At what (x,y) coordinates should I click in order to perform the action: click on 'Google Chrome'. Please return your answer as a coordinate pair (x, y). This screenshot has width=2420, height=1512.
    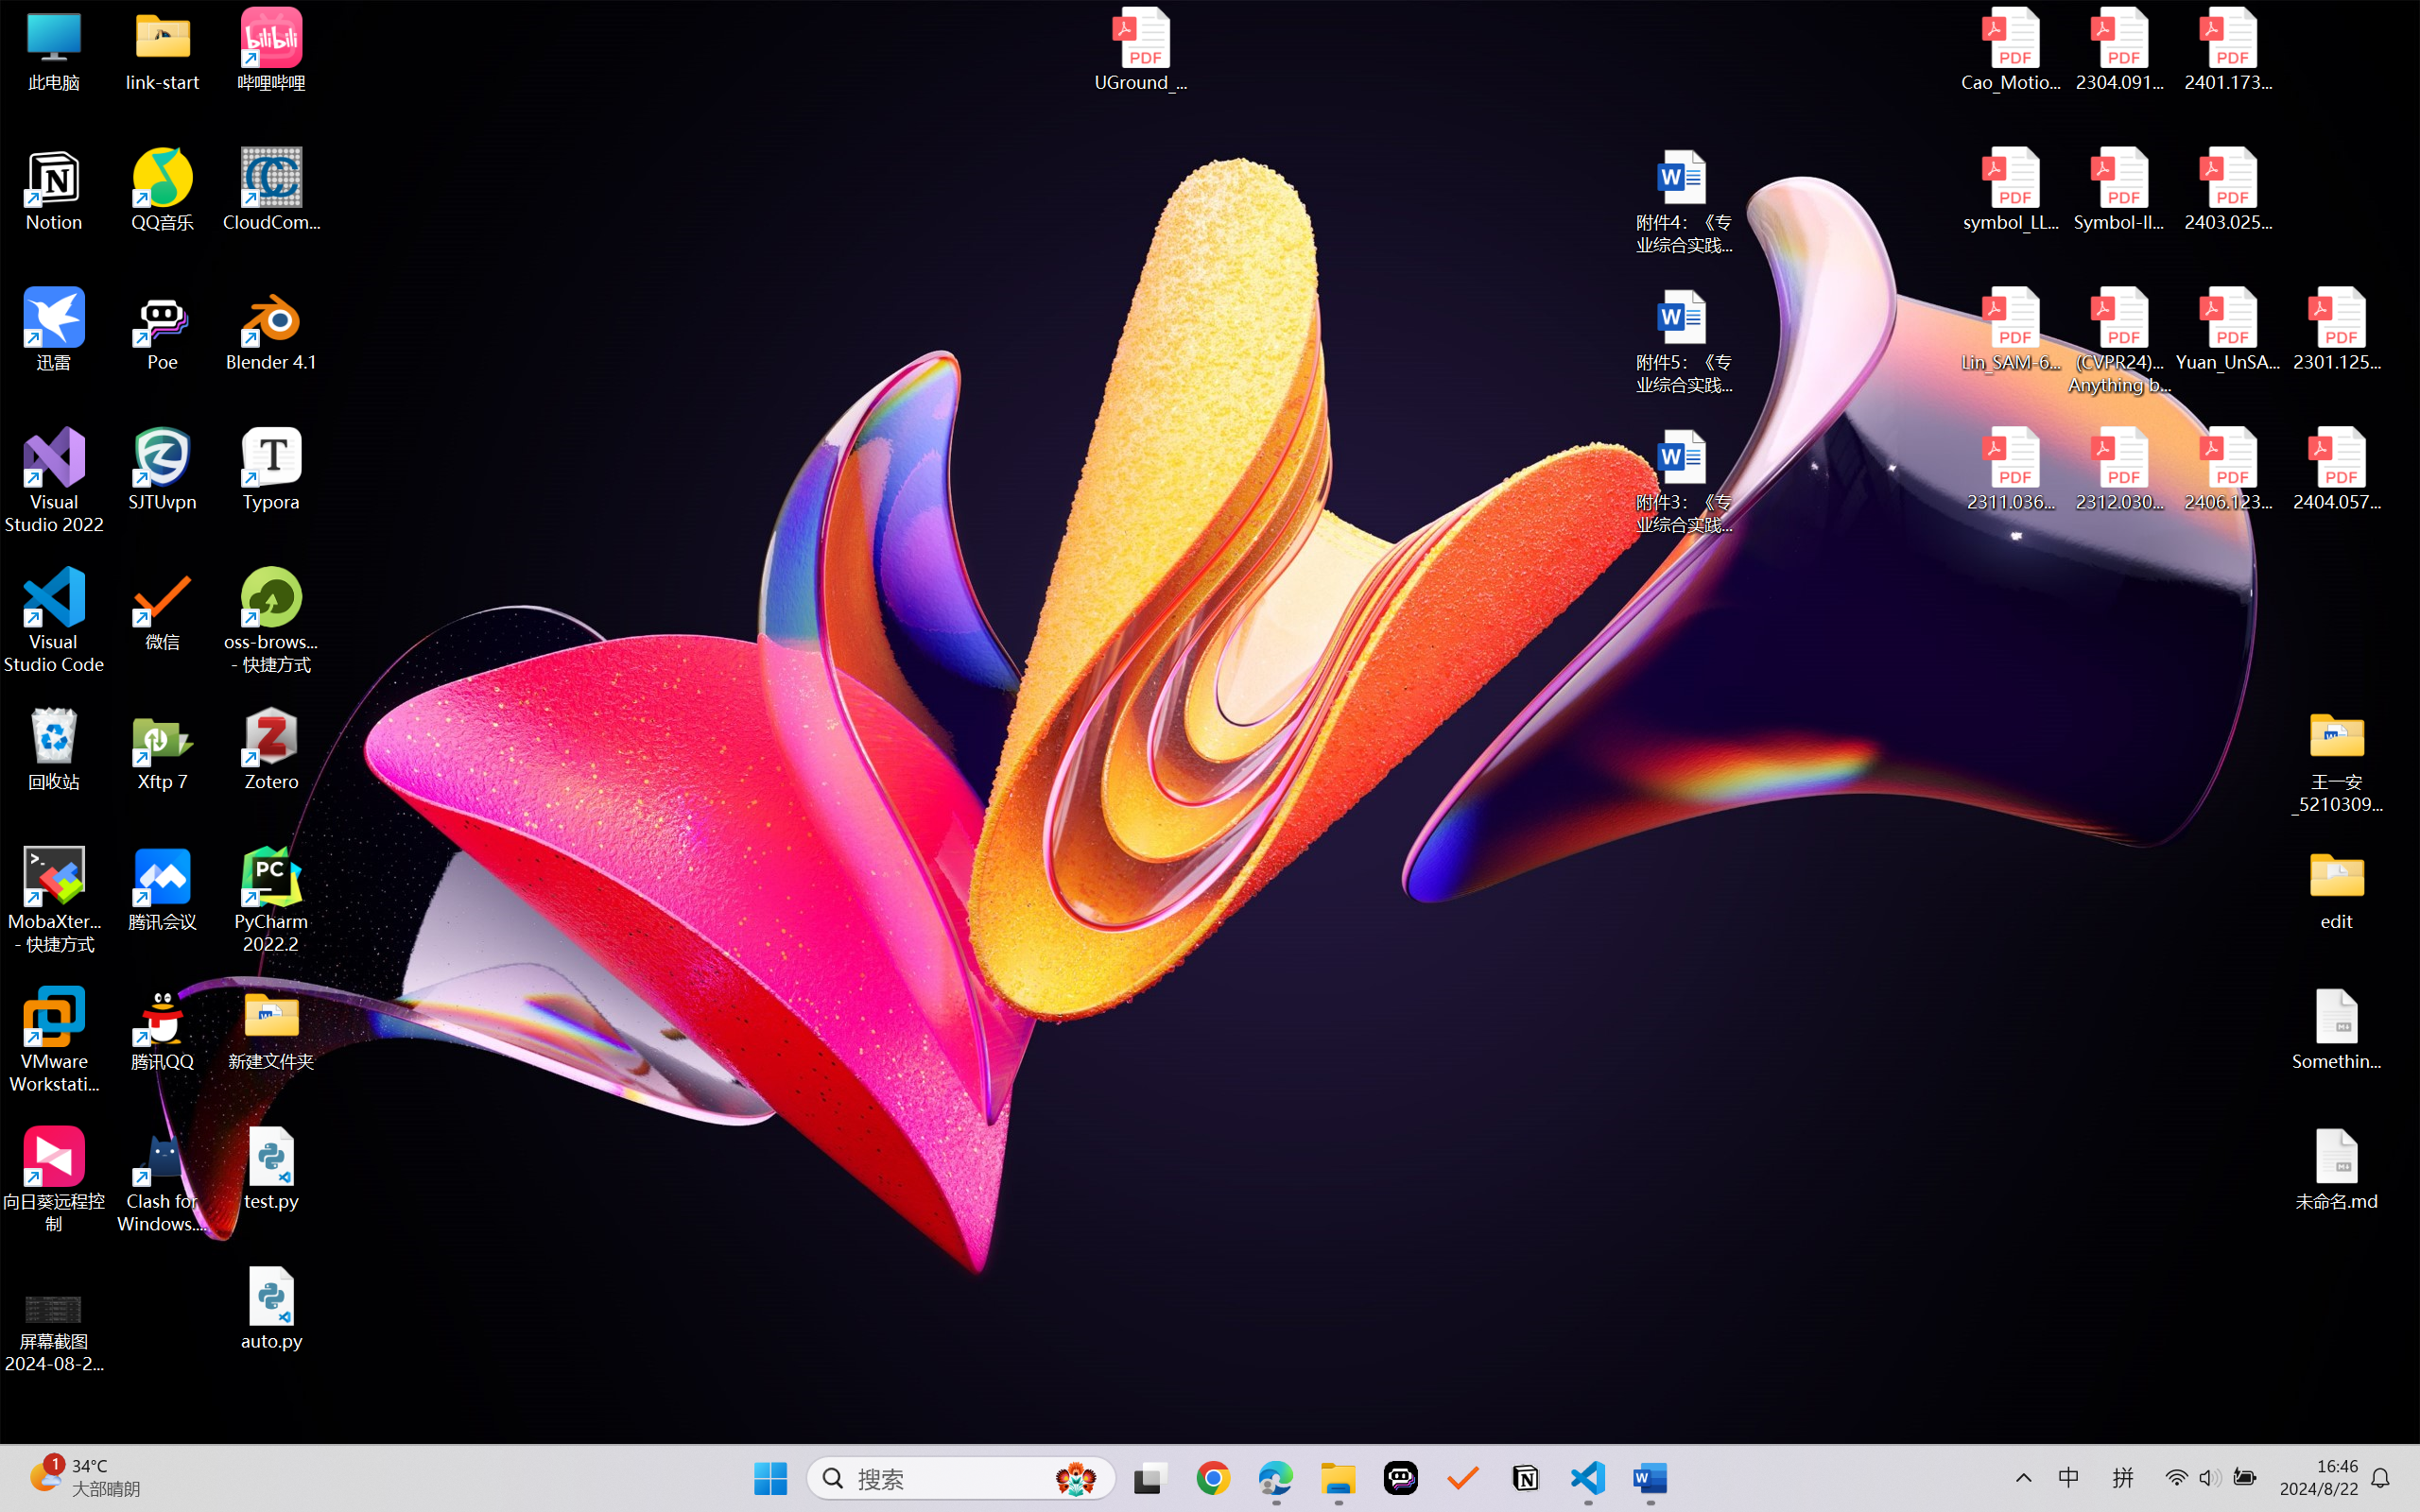
    Looking at the image, I should click on (1213, 1478).